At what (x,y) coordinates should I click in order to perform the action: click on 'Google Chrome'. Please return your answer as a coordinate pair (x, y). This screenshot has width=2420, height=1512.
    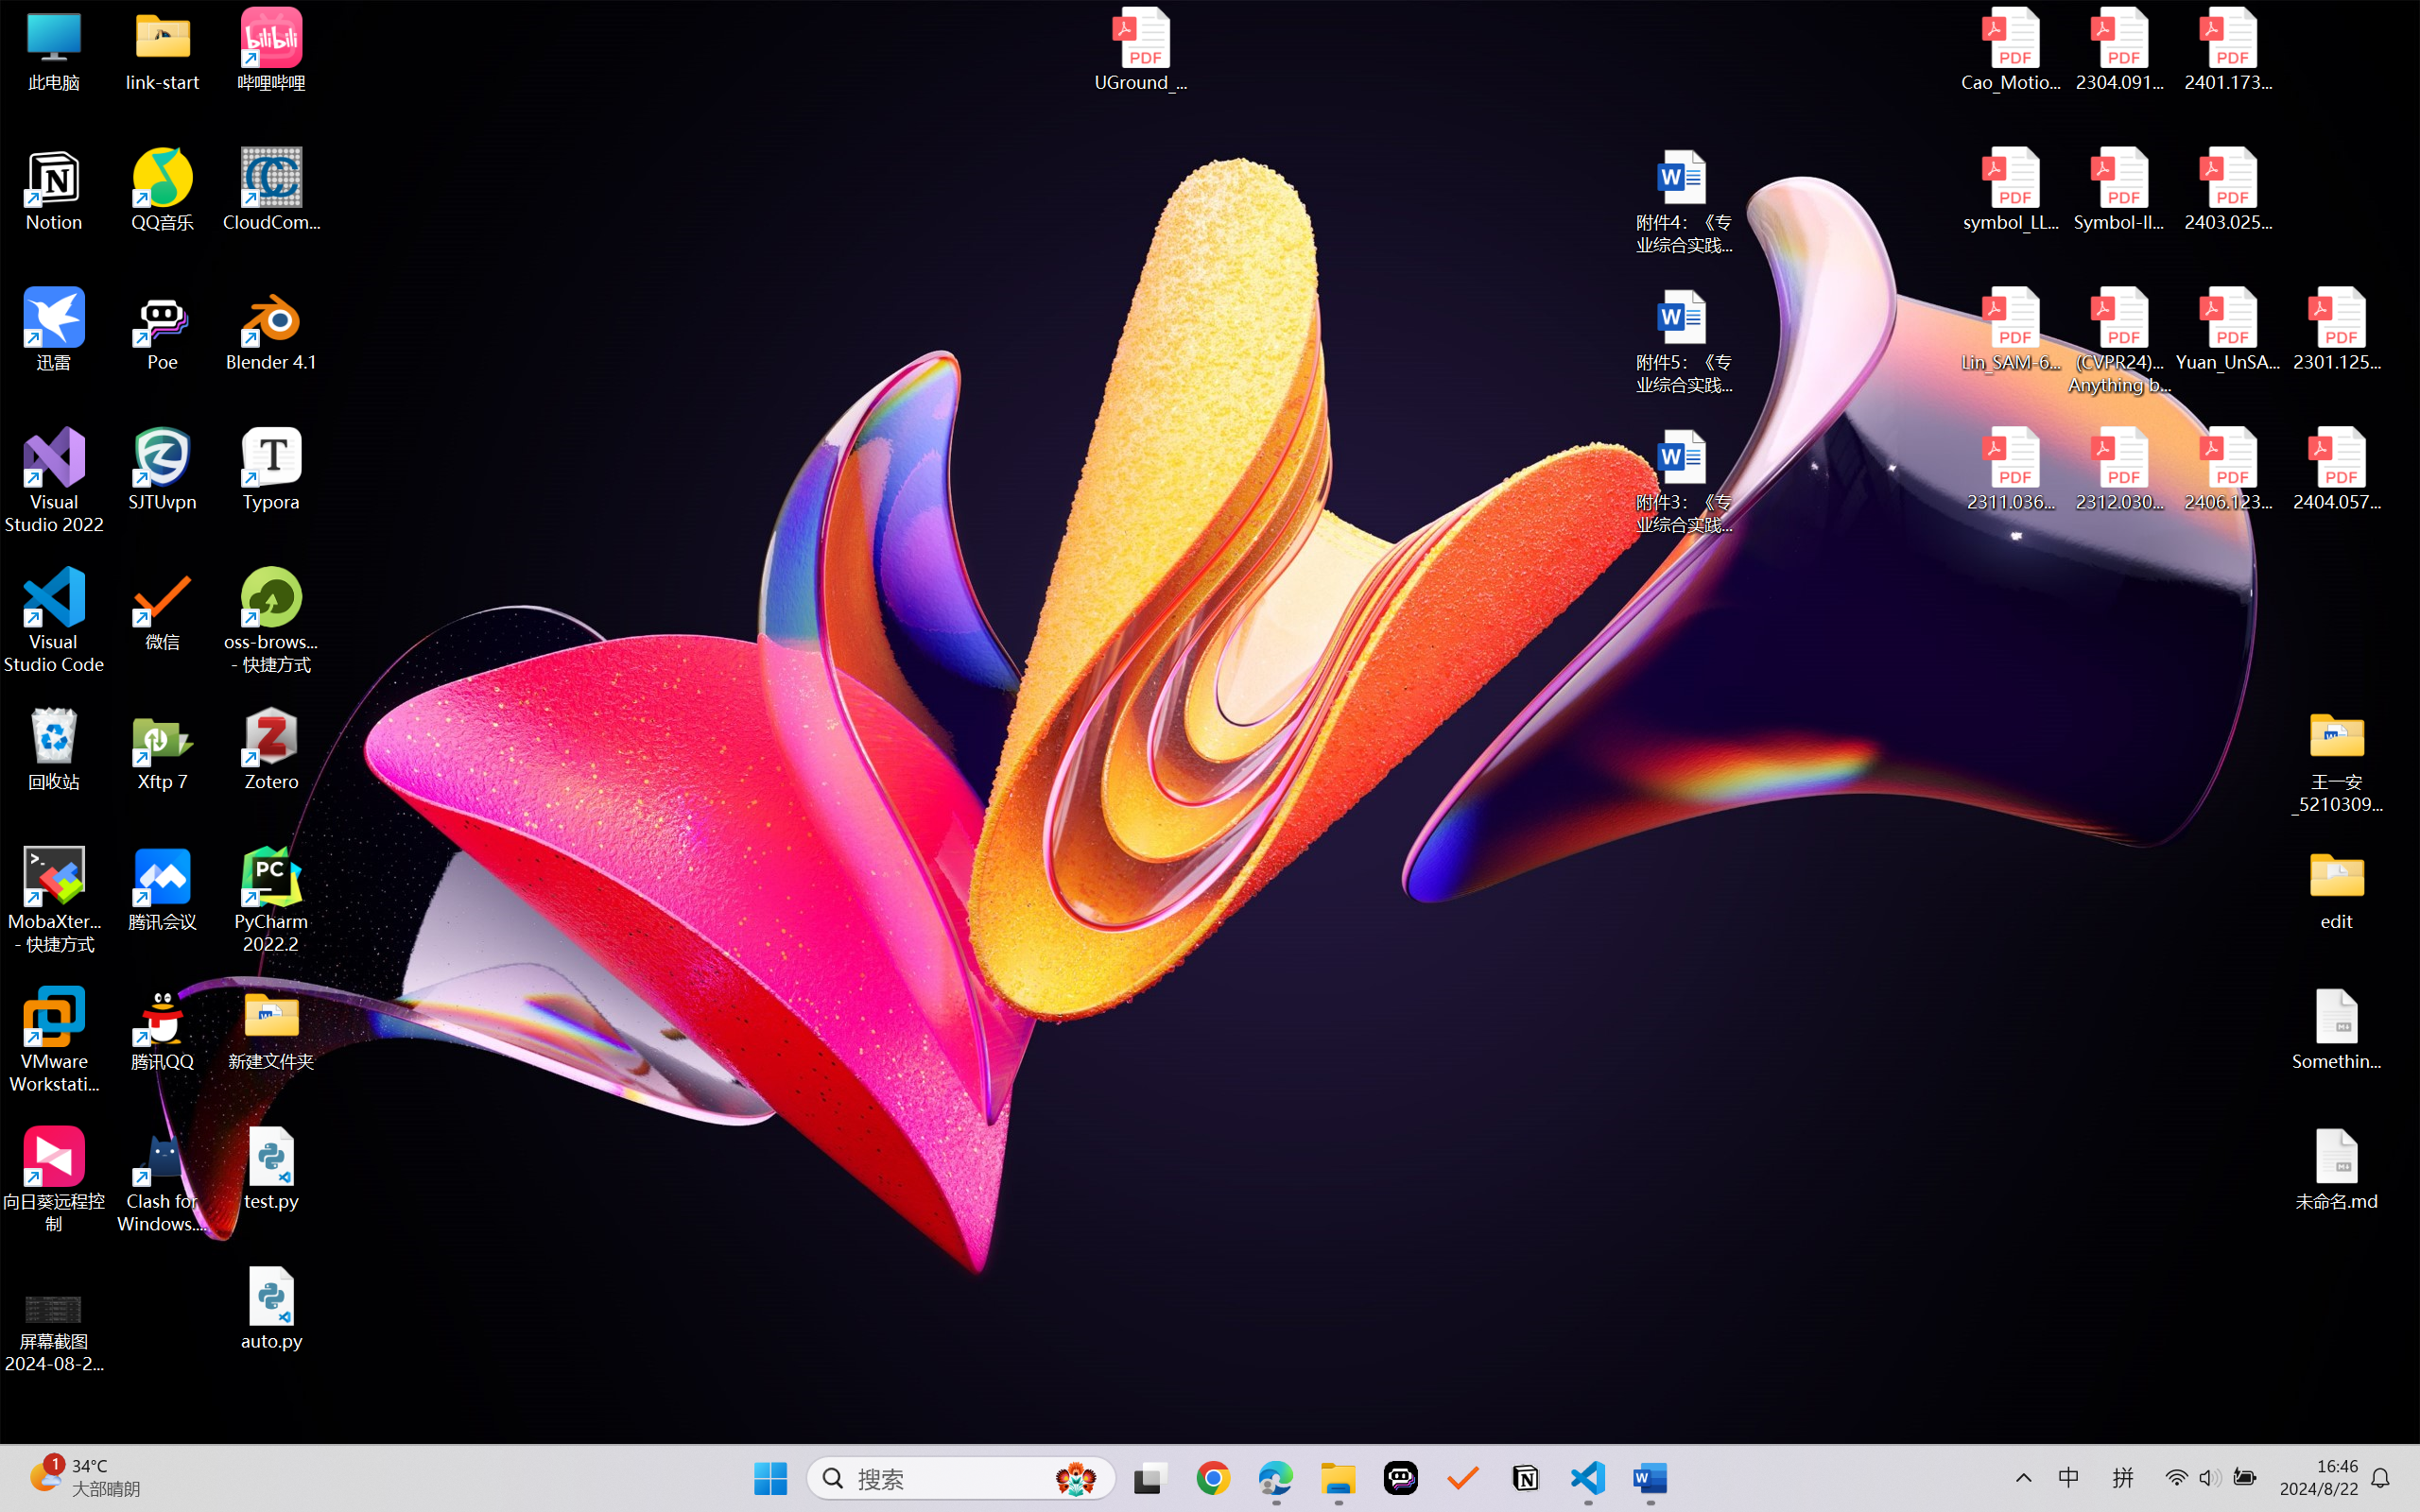
    Looking at the image, I should click on (1213, 1478).